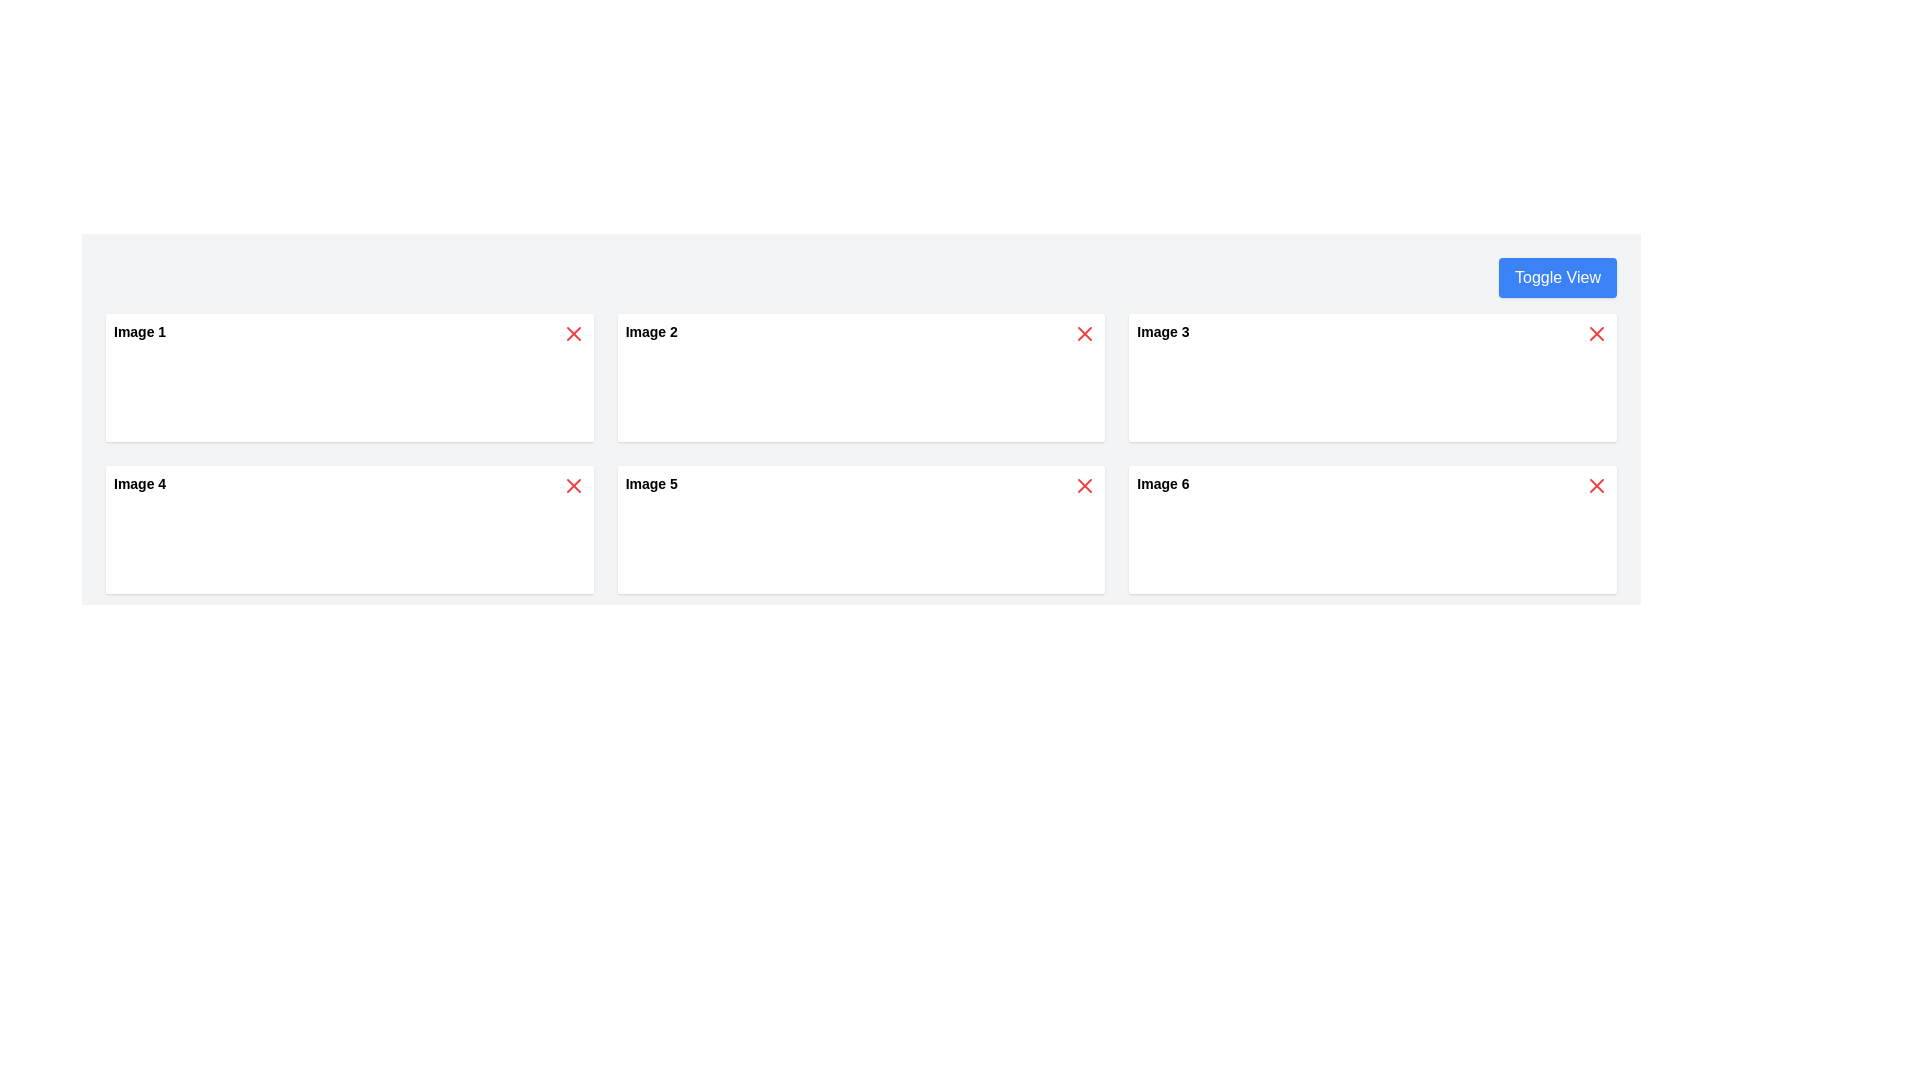 The width and height of the screenshot is (1920, 1080). Describe the element at coordinates (572, 333) in the screenshot. I see `the close or cancel button icon located in the top-right corner of 'Image 1' to trigger a tooltip or visual highlight` at that location.